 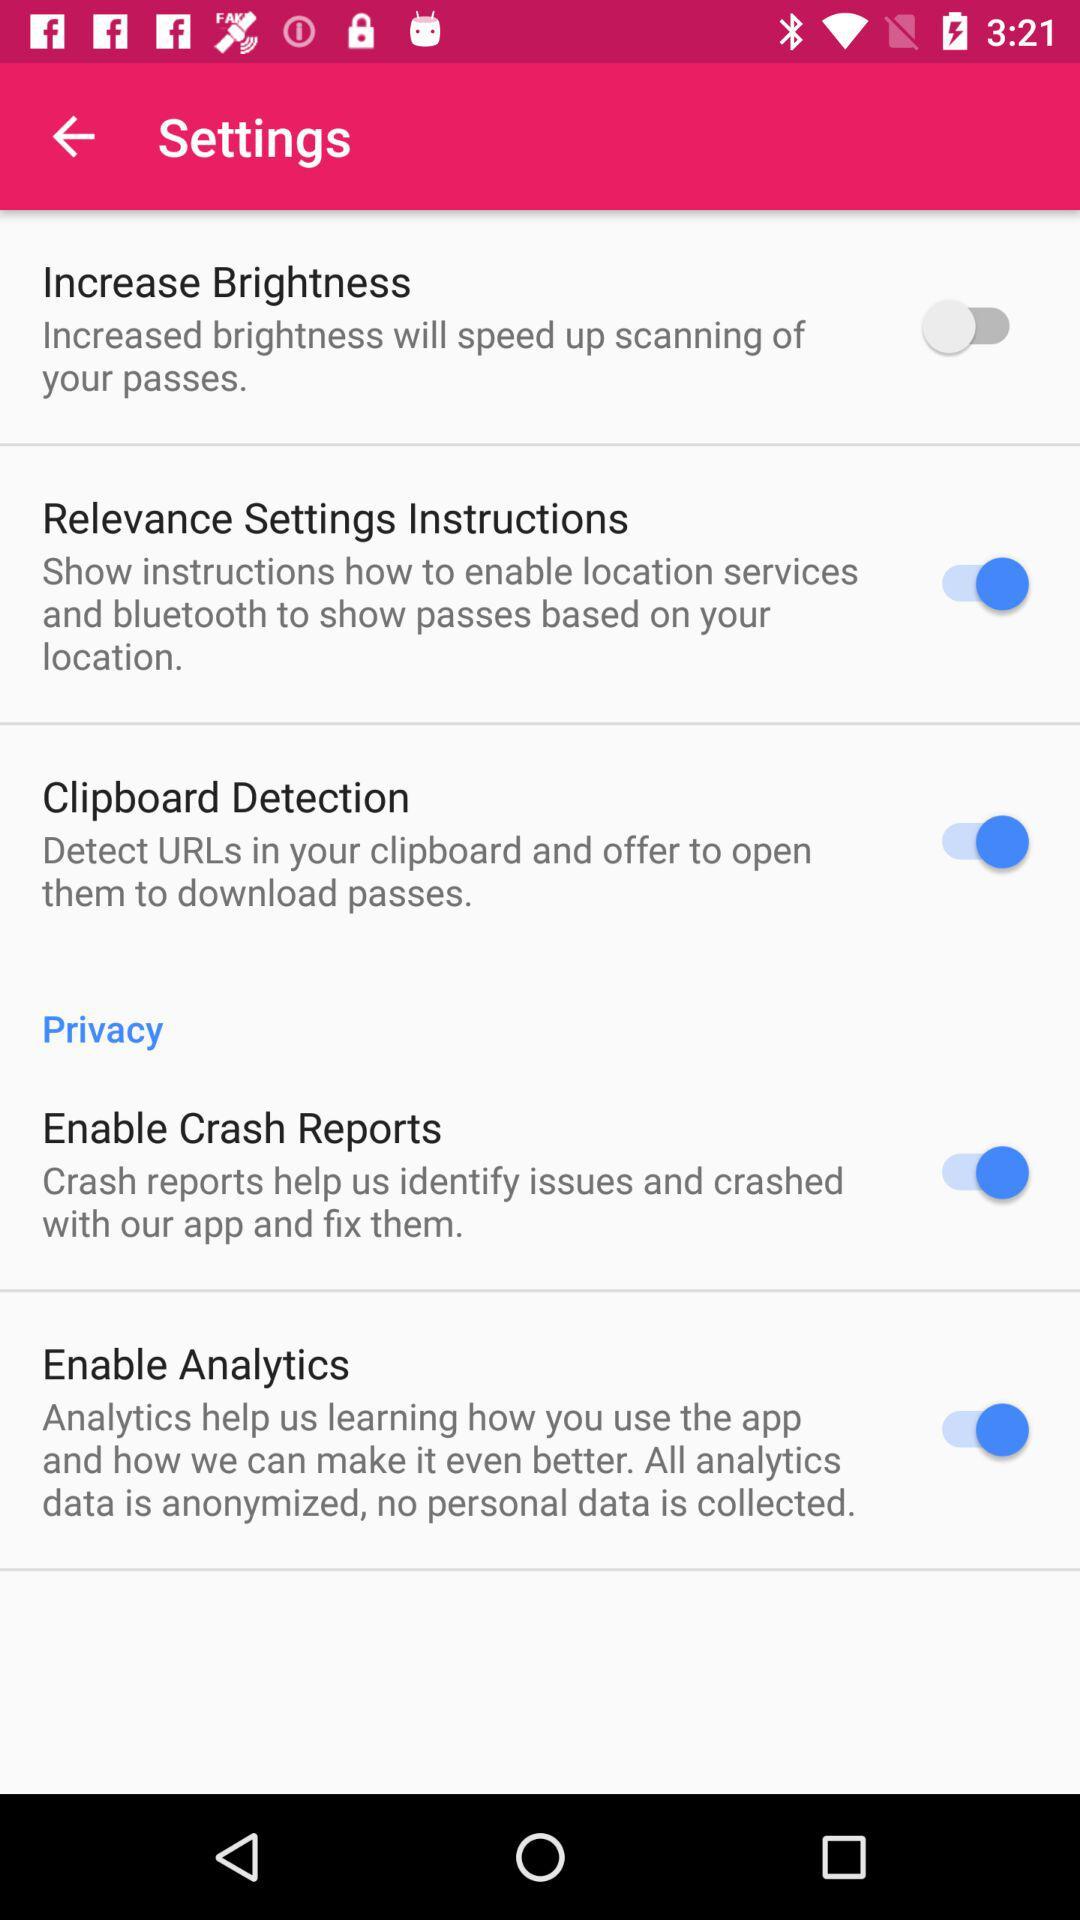 I want to click on relevance settings instructions, so click(x=334, y=516).